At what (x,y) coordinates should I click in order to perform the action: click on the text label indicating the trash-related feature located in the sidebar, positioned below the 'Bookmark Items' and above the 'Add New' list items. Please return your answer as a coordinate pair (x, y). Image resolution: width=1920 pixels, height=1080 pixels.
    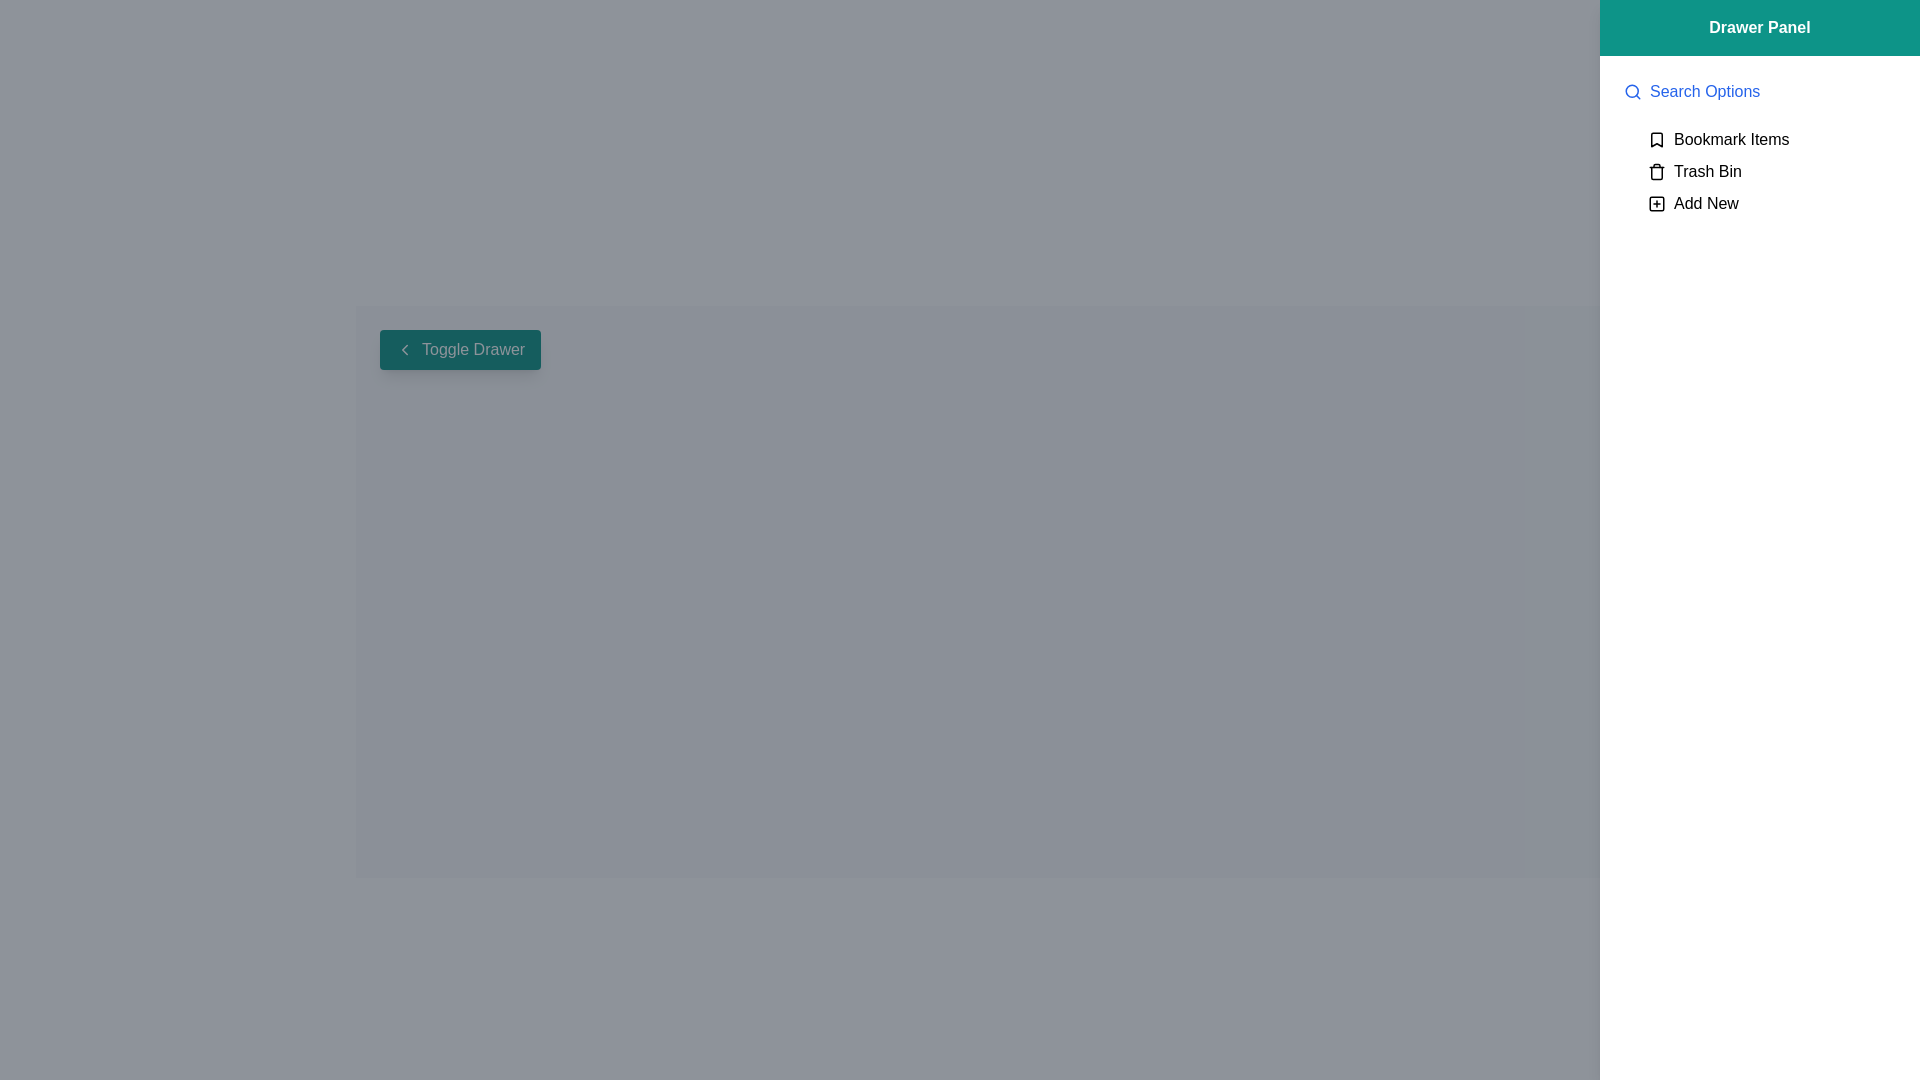
    Looking at the image, I should click on (1707, 171).